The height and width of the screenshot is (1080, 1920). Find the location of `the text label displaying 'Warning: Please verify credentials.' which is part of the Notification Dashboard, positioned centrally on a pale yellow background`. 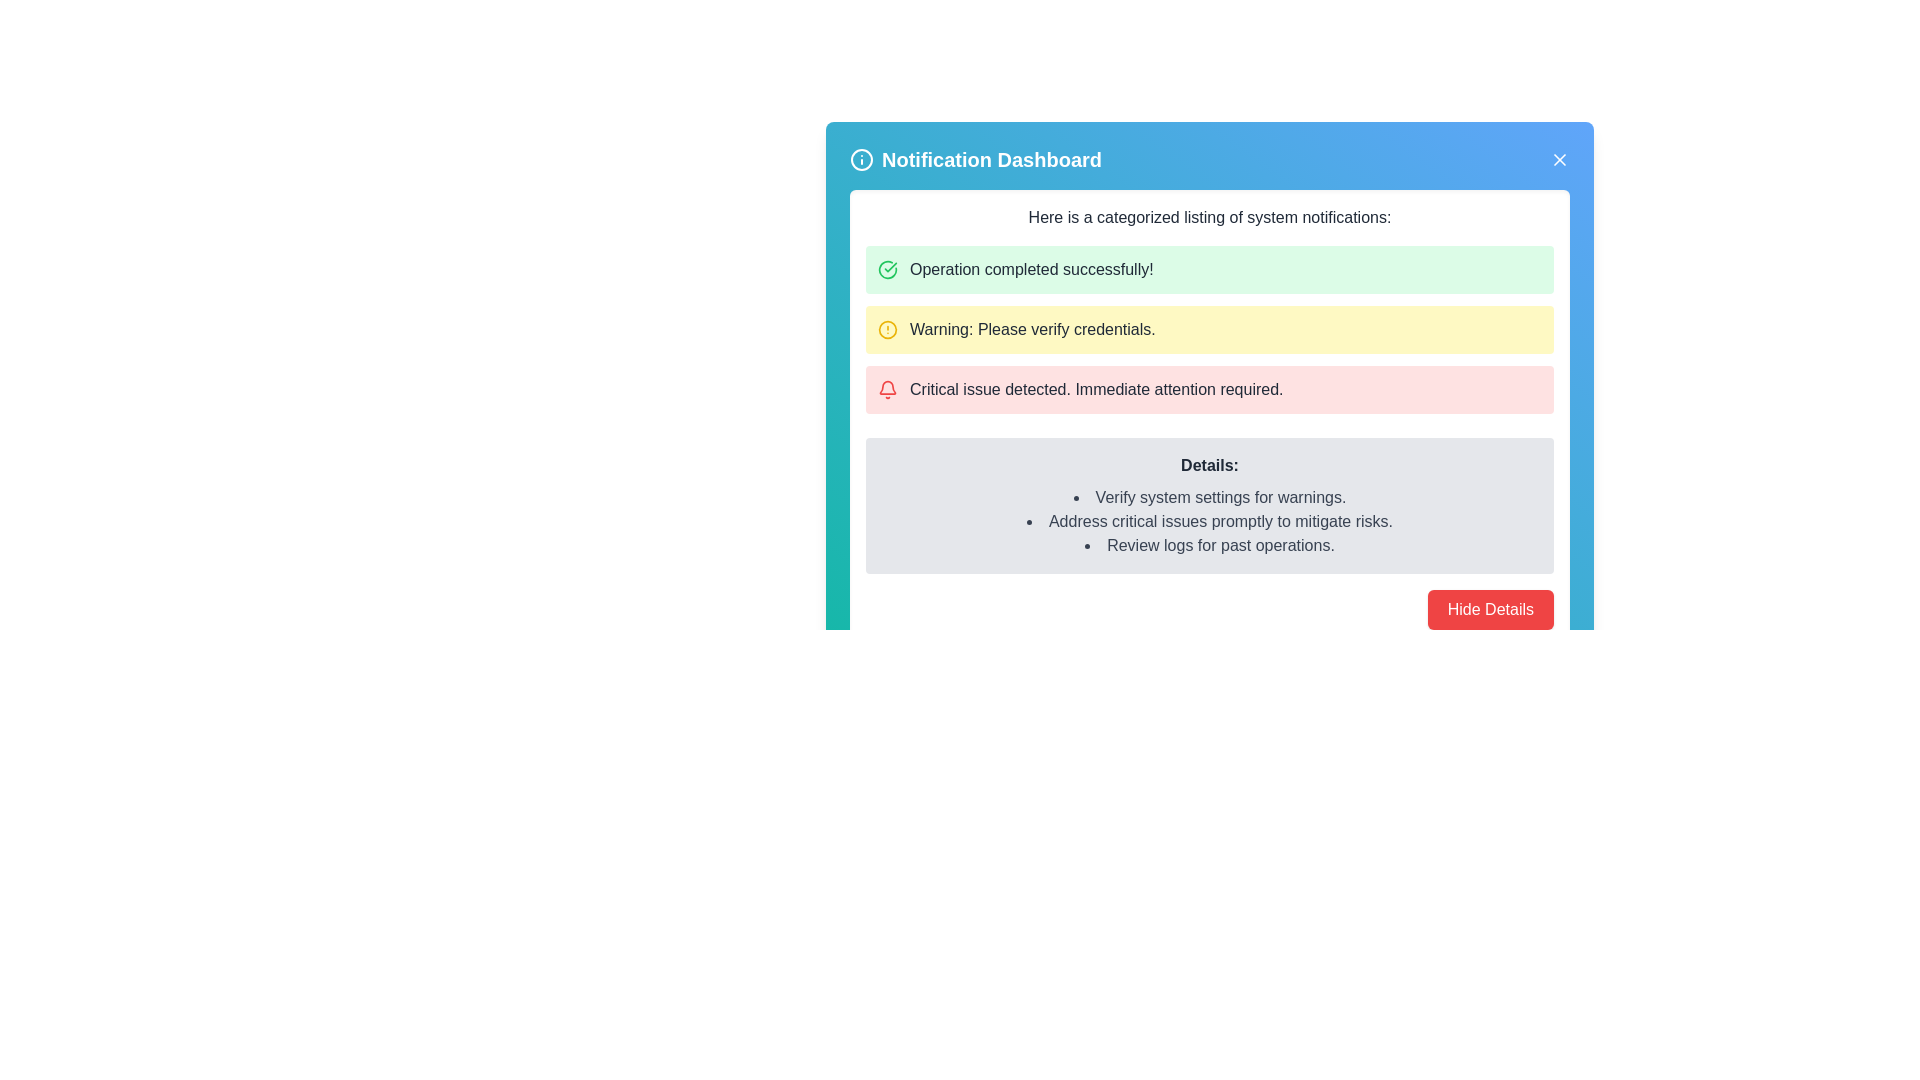

the text label displaying 'Warning: Please verify credentials.' which is part of the Notification Dashboard, positioned centrally on a pale yellow background is located at coordinates (1032, 329).